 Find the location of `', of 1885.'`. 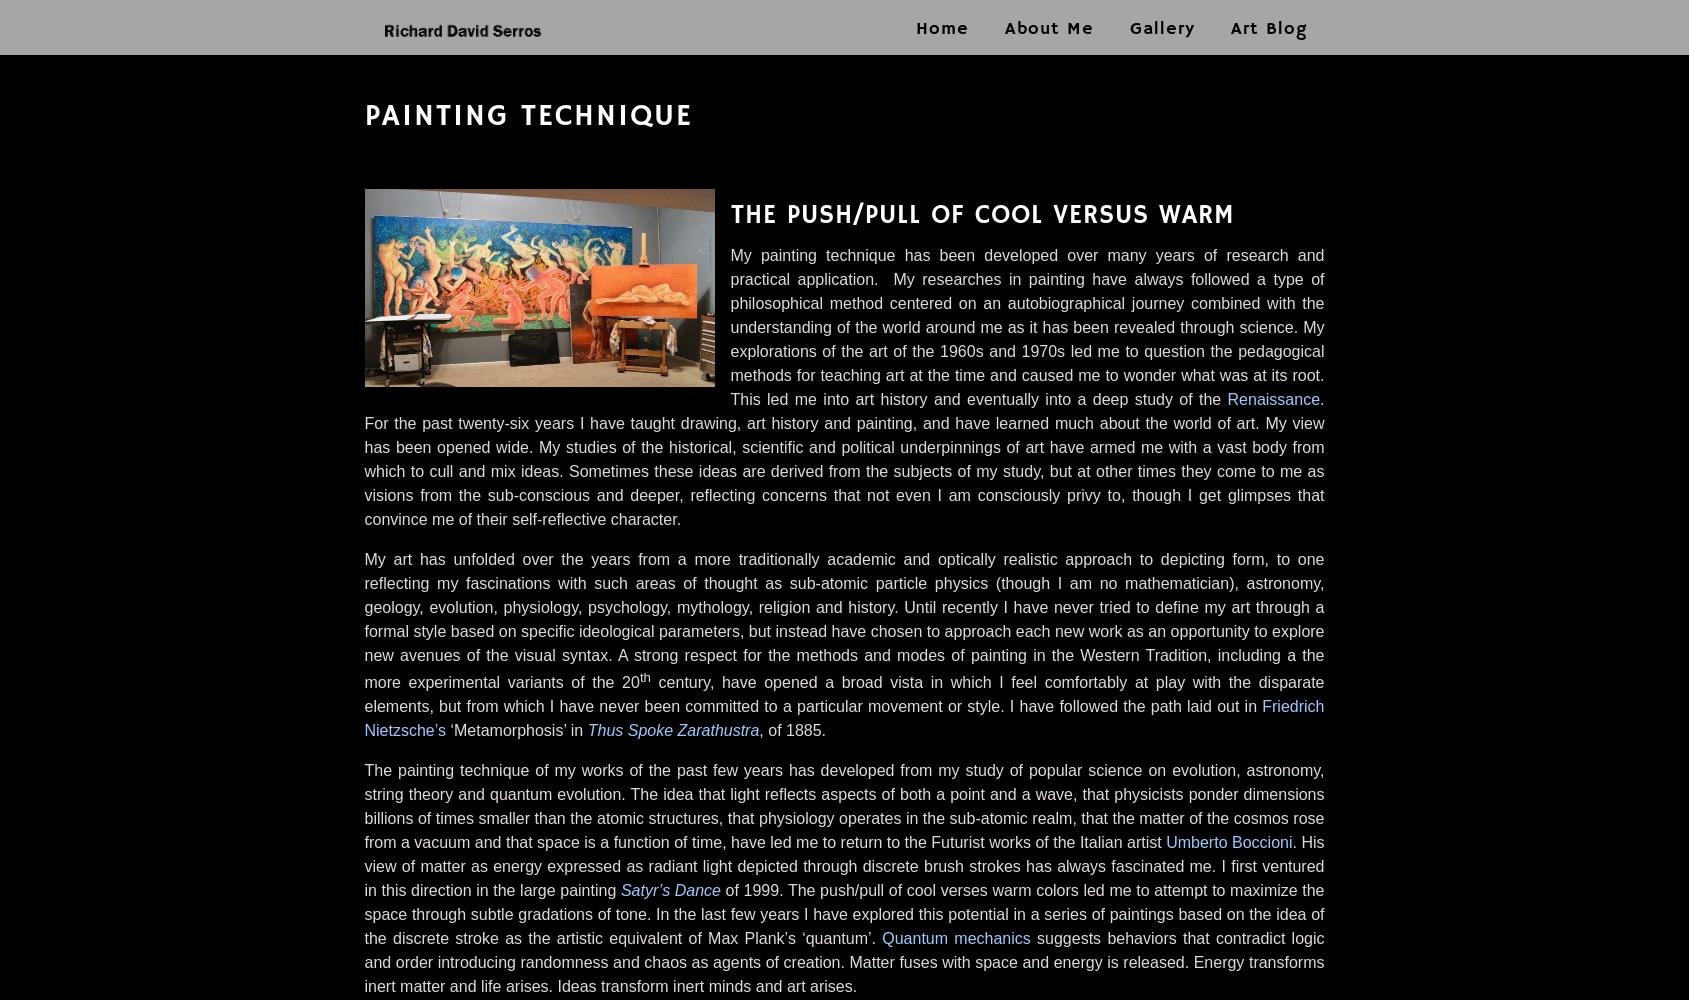

', of 1885.' is located at coordinates (791, 729).